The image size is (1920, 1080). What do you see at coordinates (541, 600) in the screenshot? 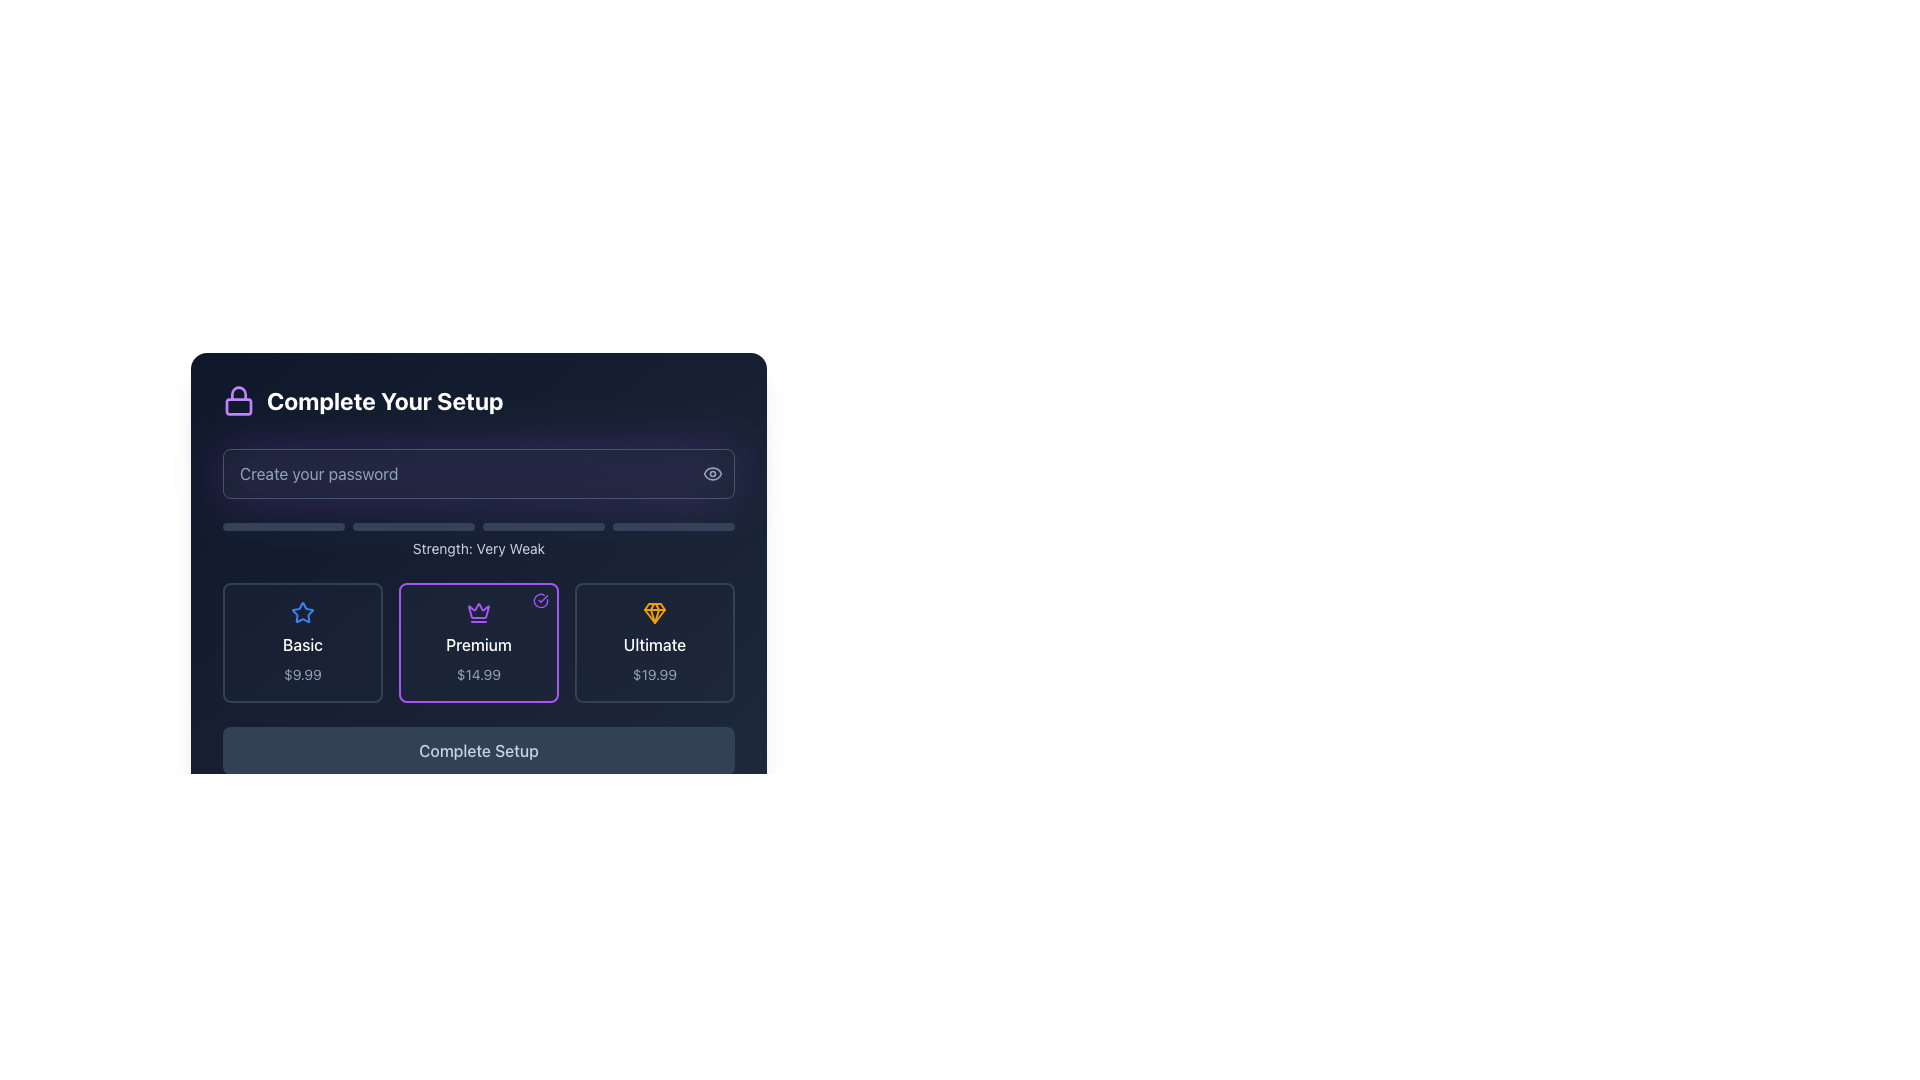
I see `the circular icon located in the top-right corner of the 'Premium' option box in the pricing selection section` at bounding box center [541, 600].